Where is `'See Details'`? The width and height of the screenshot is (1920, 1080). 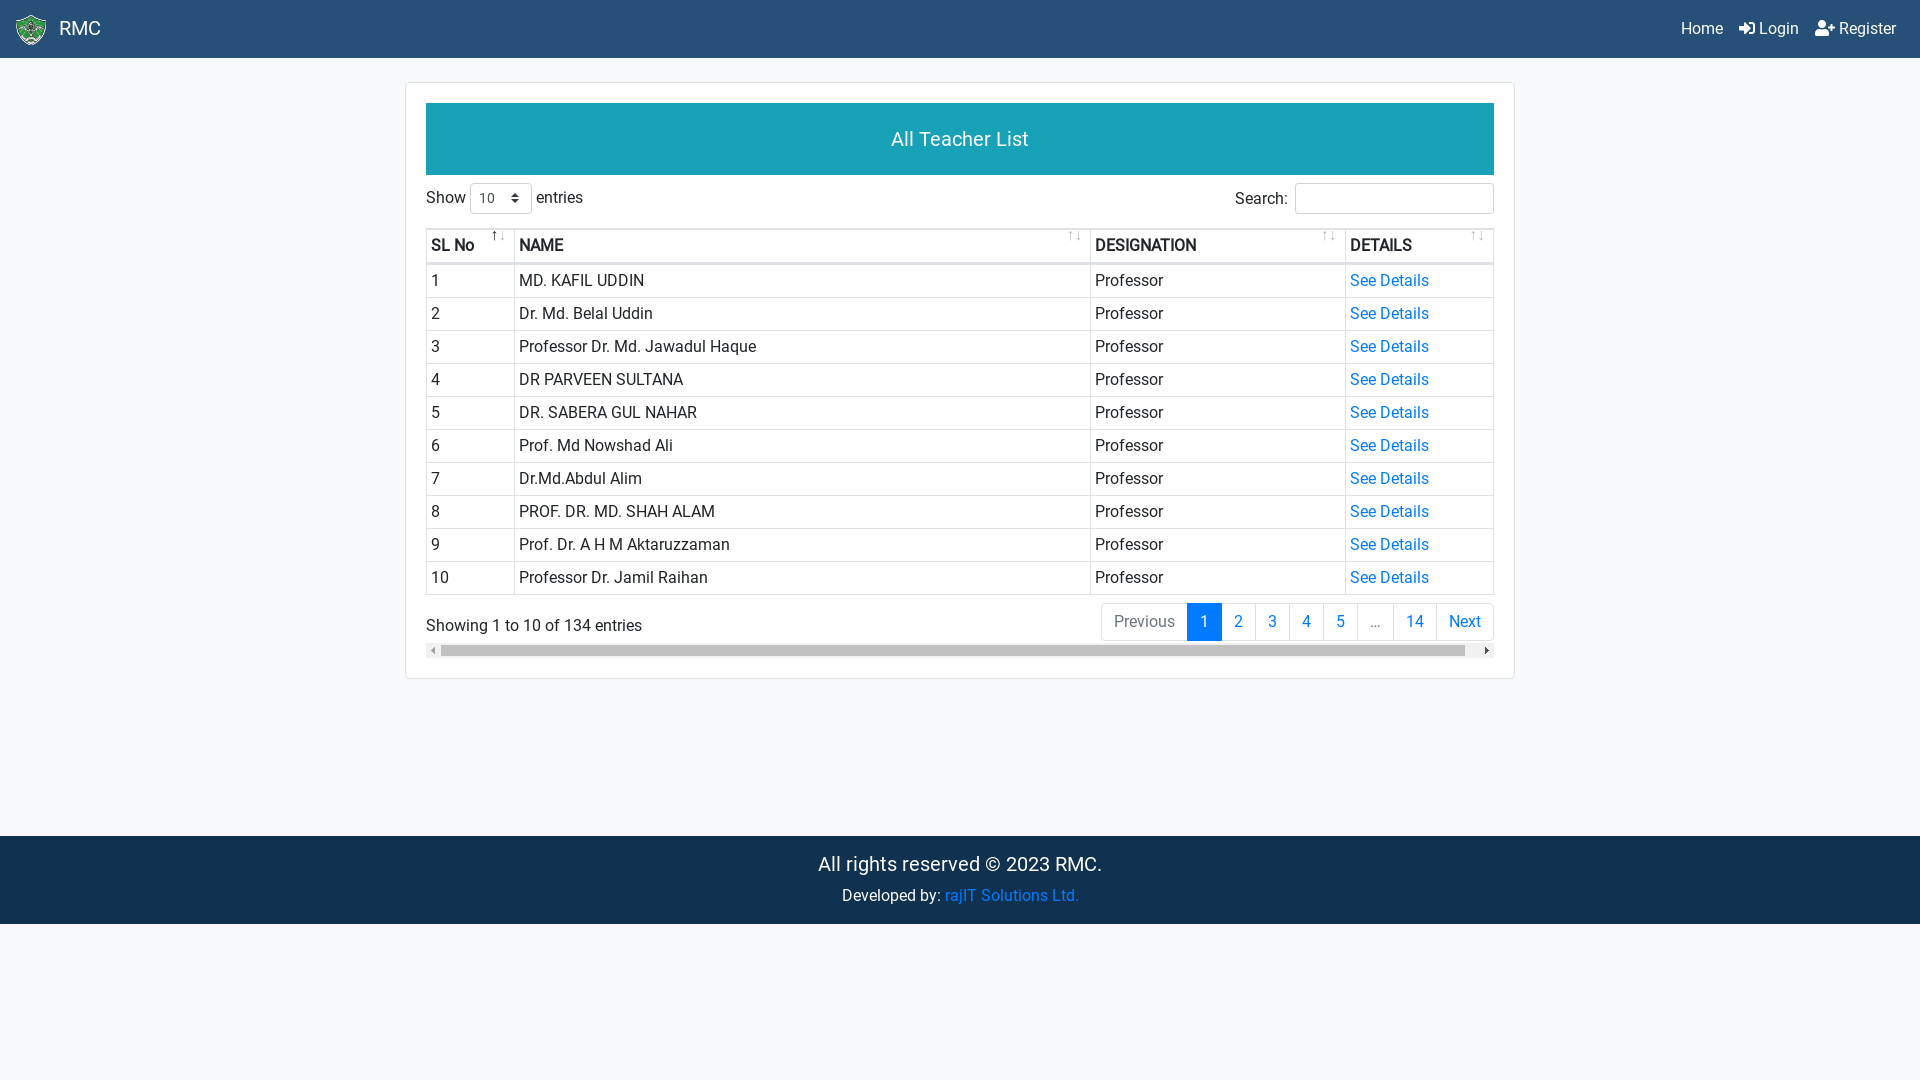 'See Details' is located at coordinates (1349, 444).